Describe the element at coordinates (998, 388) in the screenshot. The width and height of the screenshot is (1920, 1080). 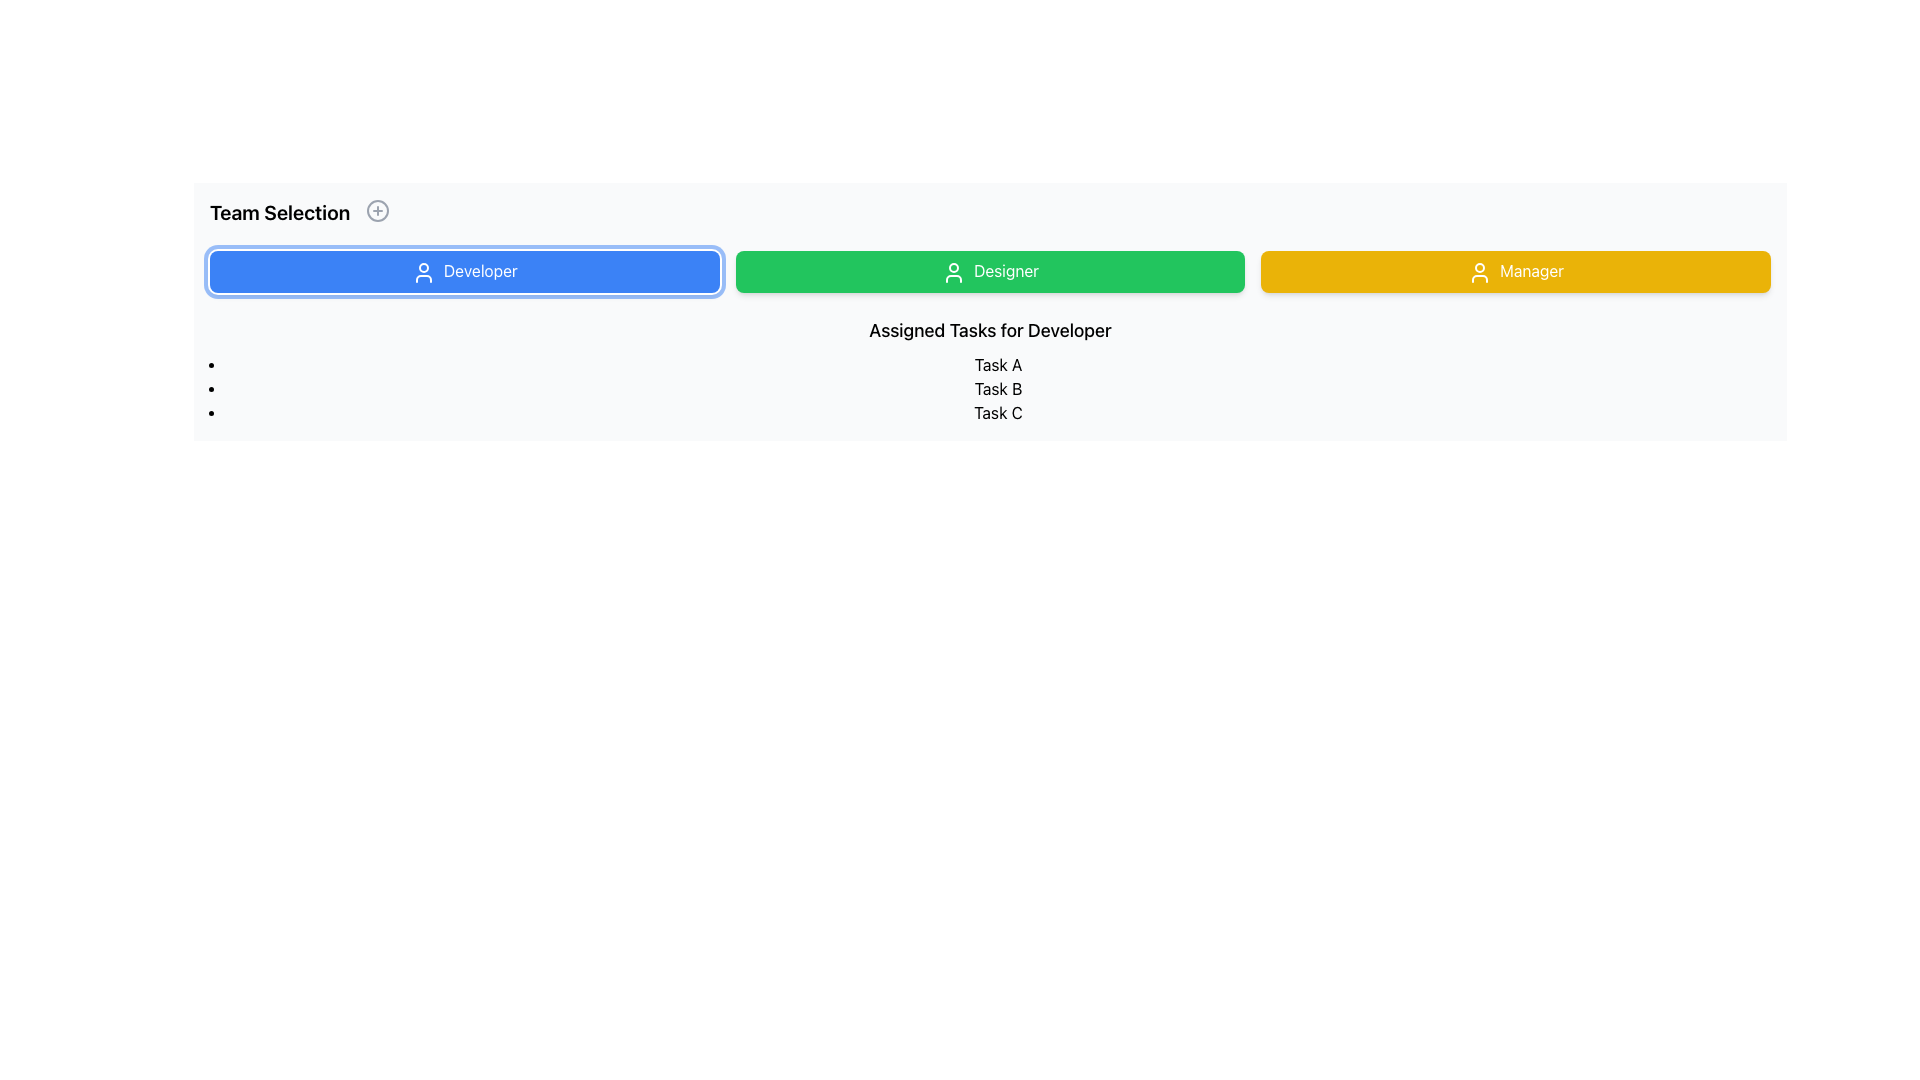
I see `the text label displaying 'Task B', the second entry` at that location.